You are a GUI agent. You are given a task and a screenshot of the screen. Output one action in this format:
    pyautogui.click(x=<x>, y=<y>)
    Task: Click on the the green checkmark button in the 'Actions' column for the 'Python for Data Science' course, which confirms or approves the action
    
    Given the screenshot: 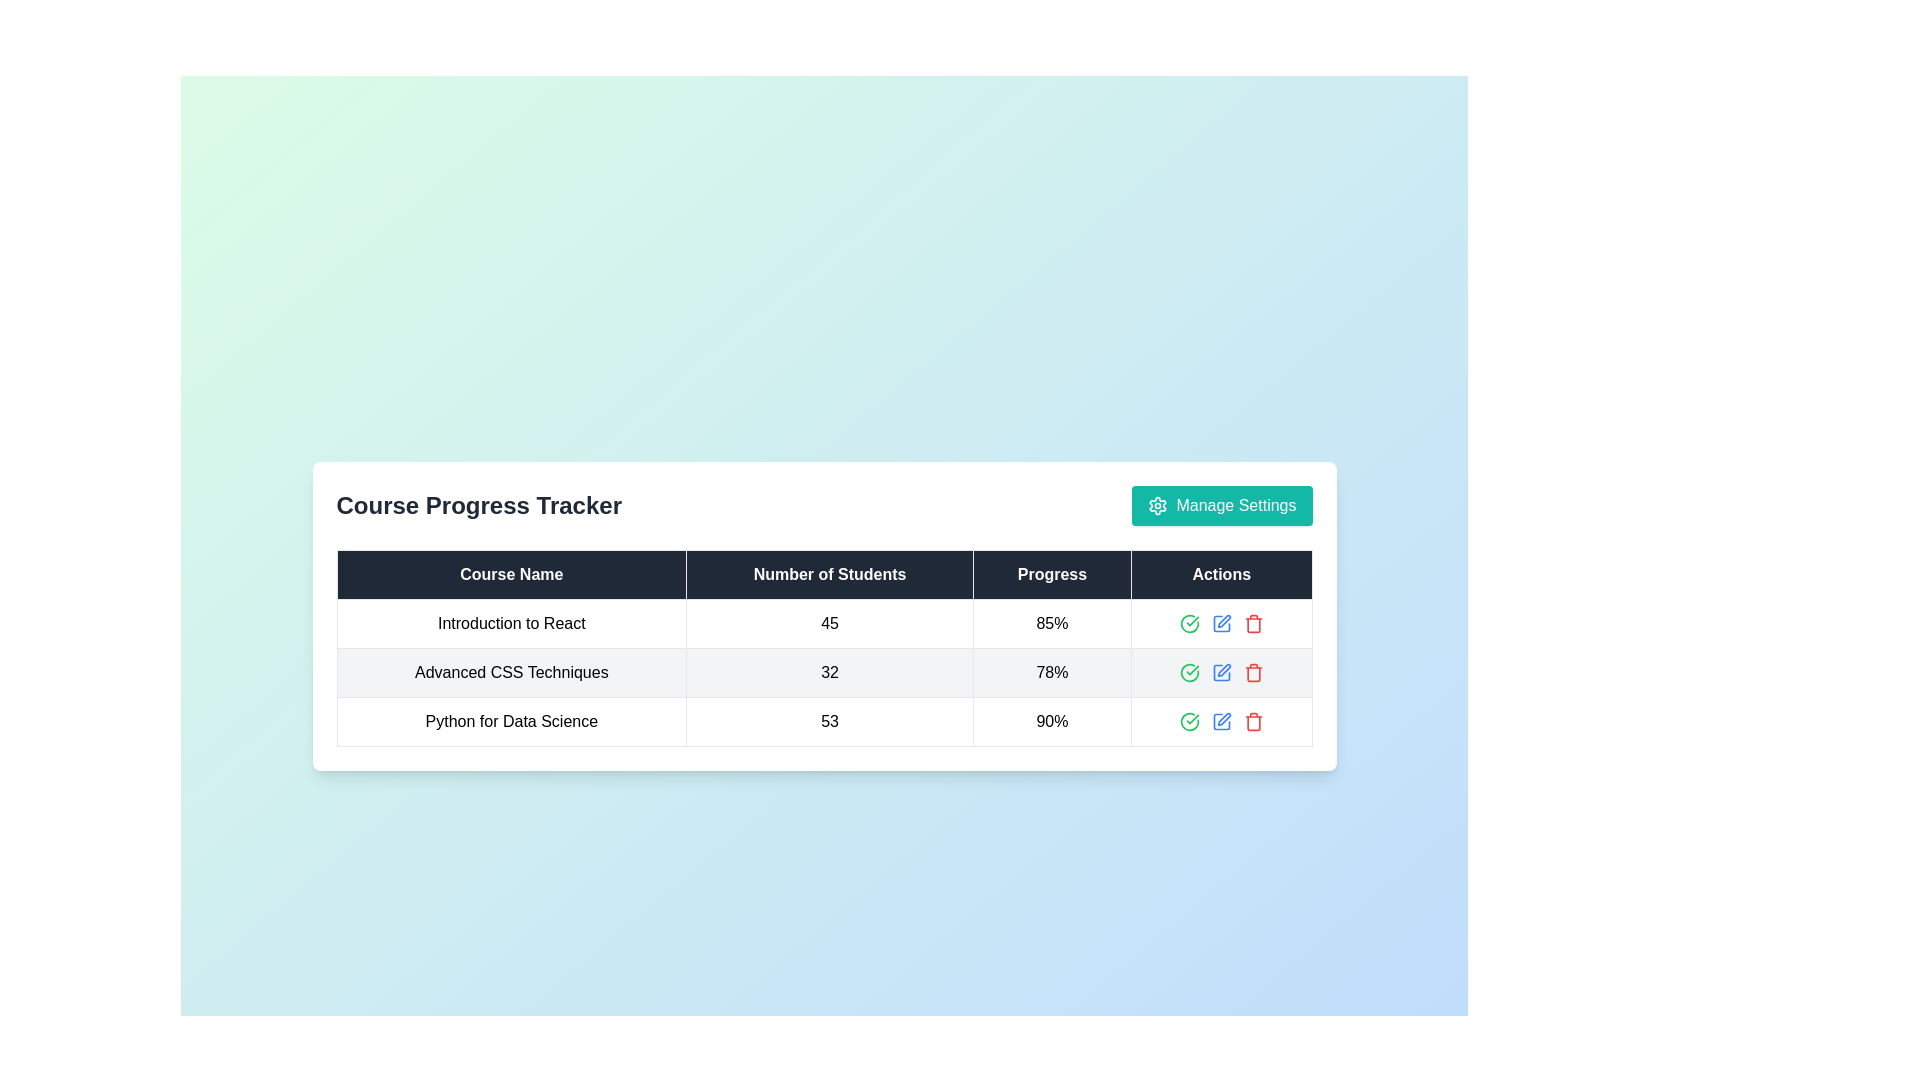 What is the action you would take?
    pyautogui.click(x=1220, y=721)
    